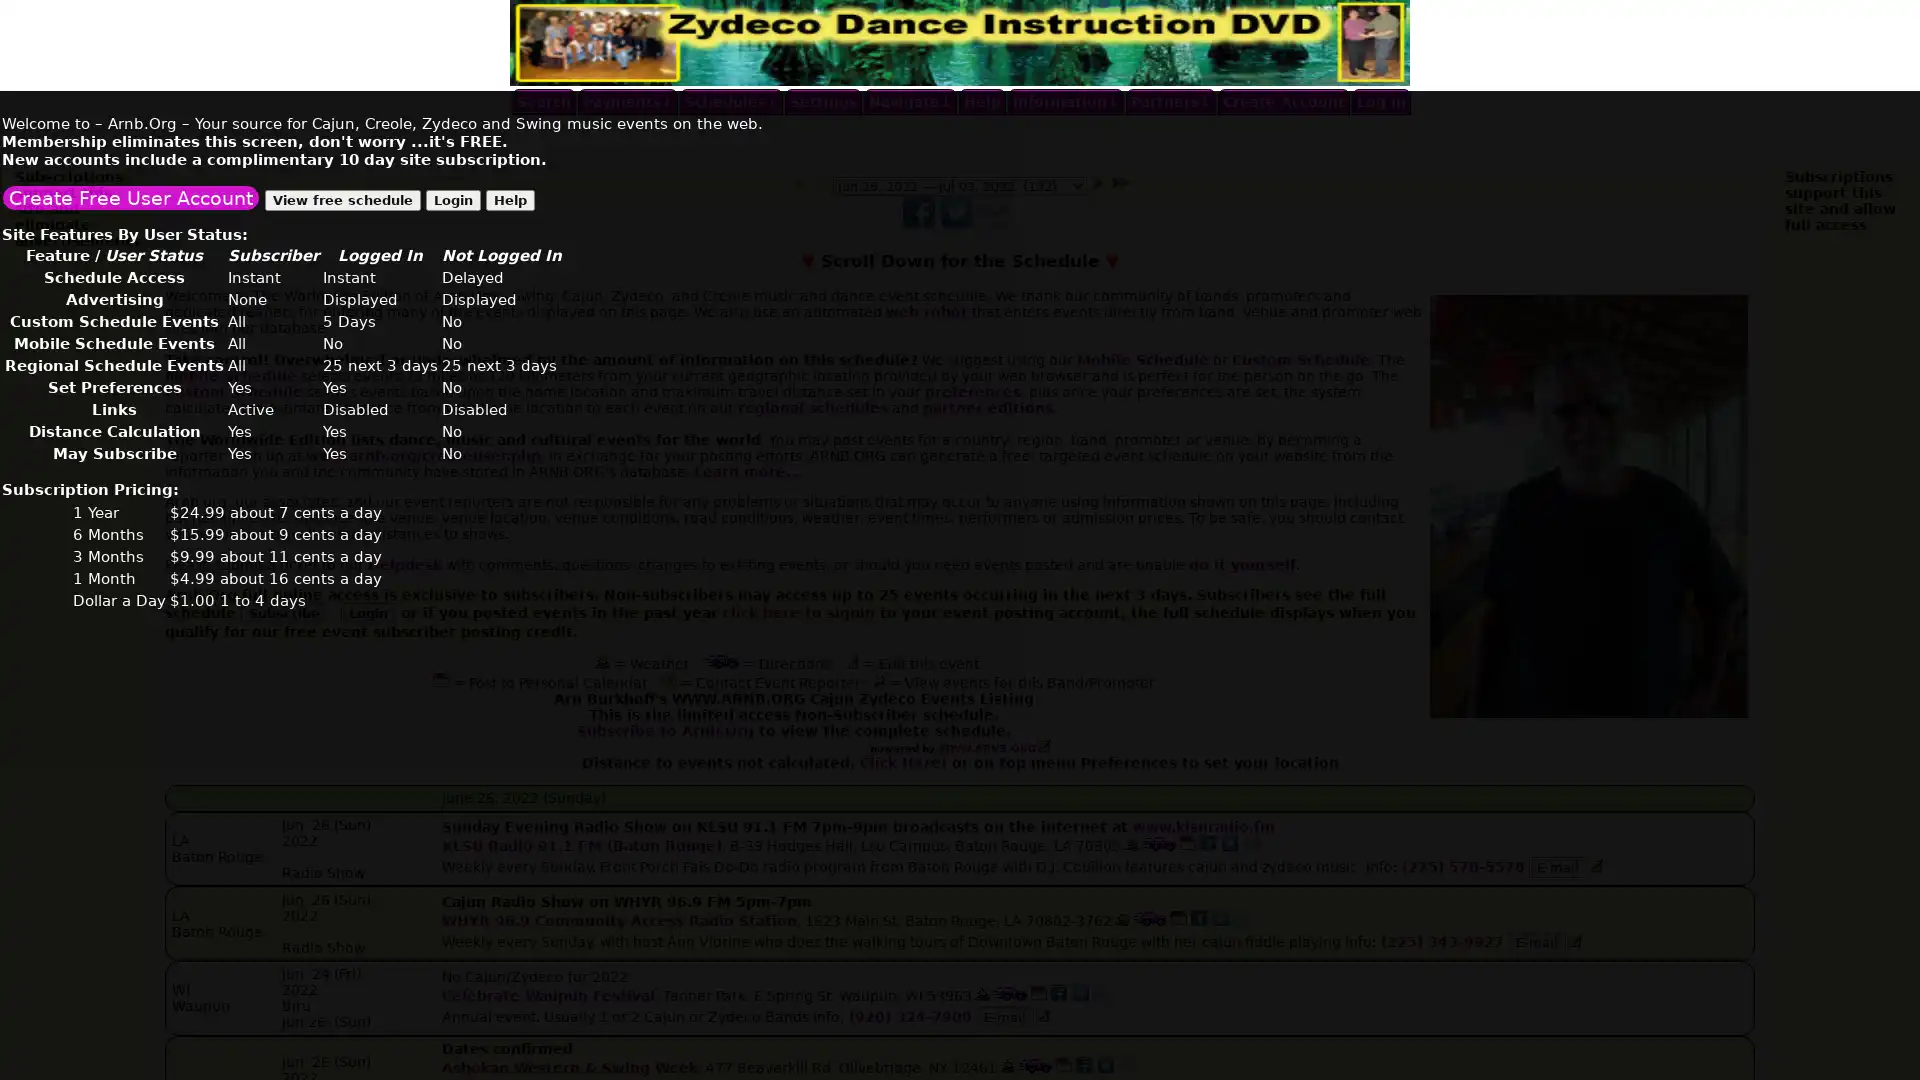  I want to click on Help, so click(510, 199).